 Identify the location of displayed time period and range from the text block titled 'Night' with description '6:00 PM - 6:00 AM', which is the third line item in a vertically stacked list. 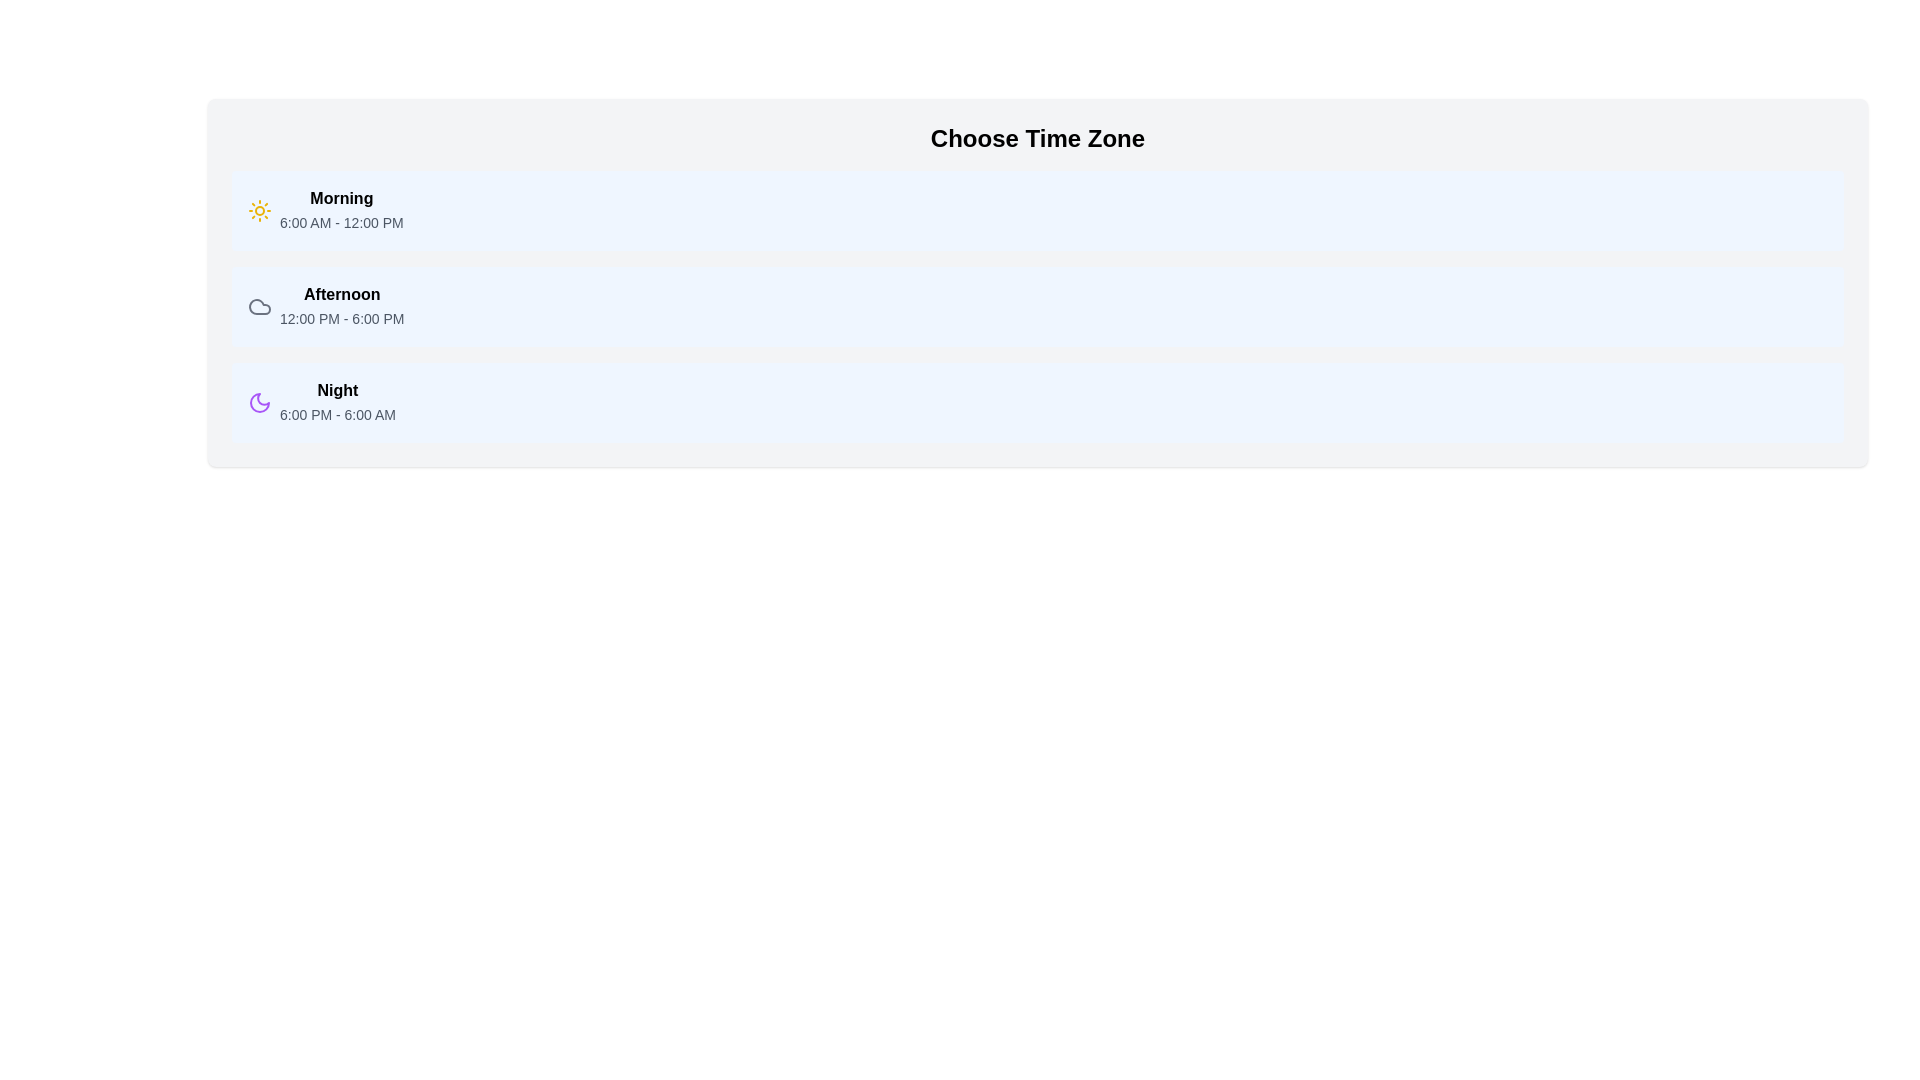
(337, 402).